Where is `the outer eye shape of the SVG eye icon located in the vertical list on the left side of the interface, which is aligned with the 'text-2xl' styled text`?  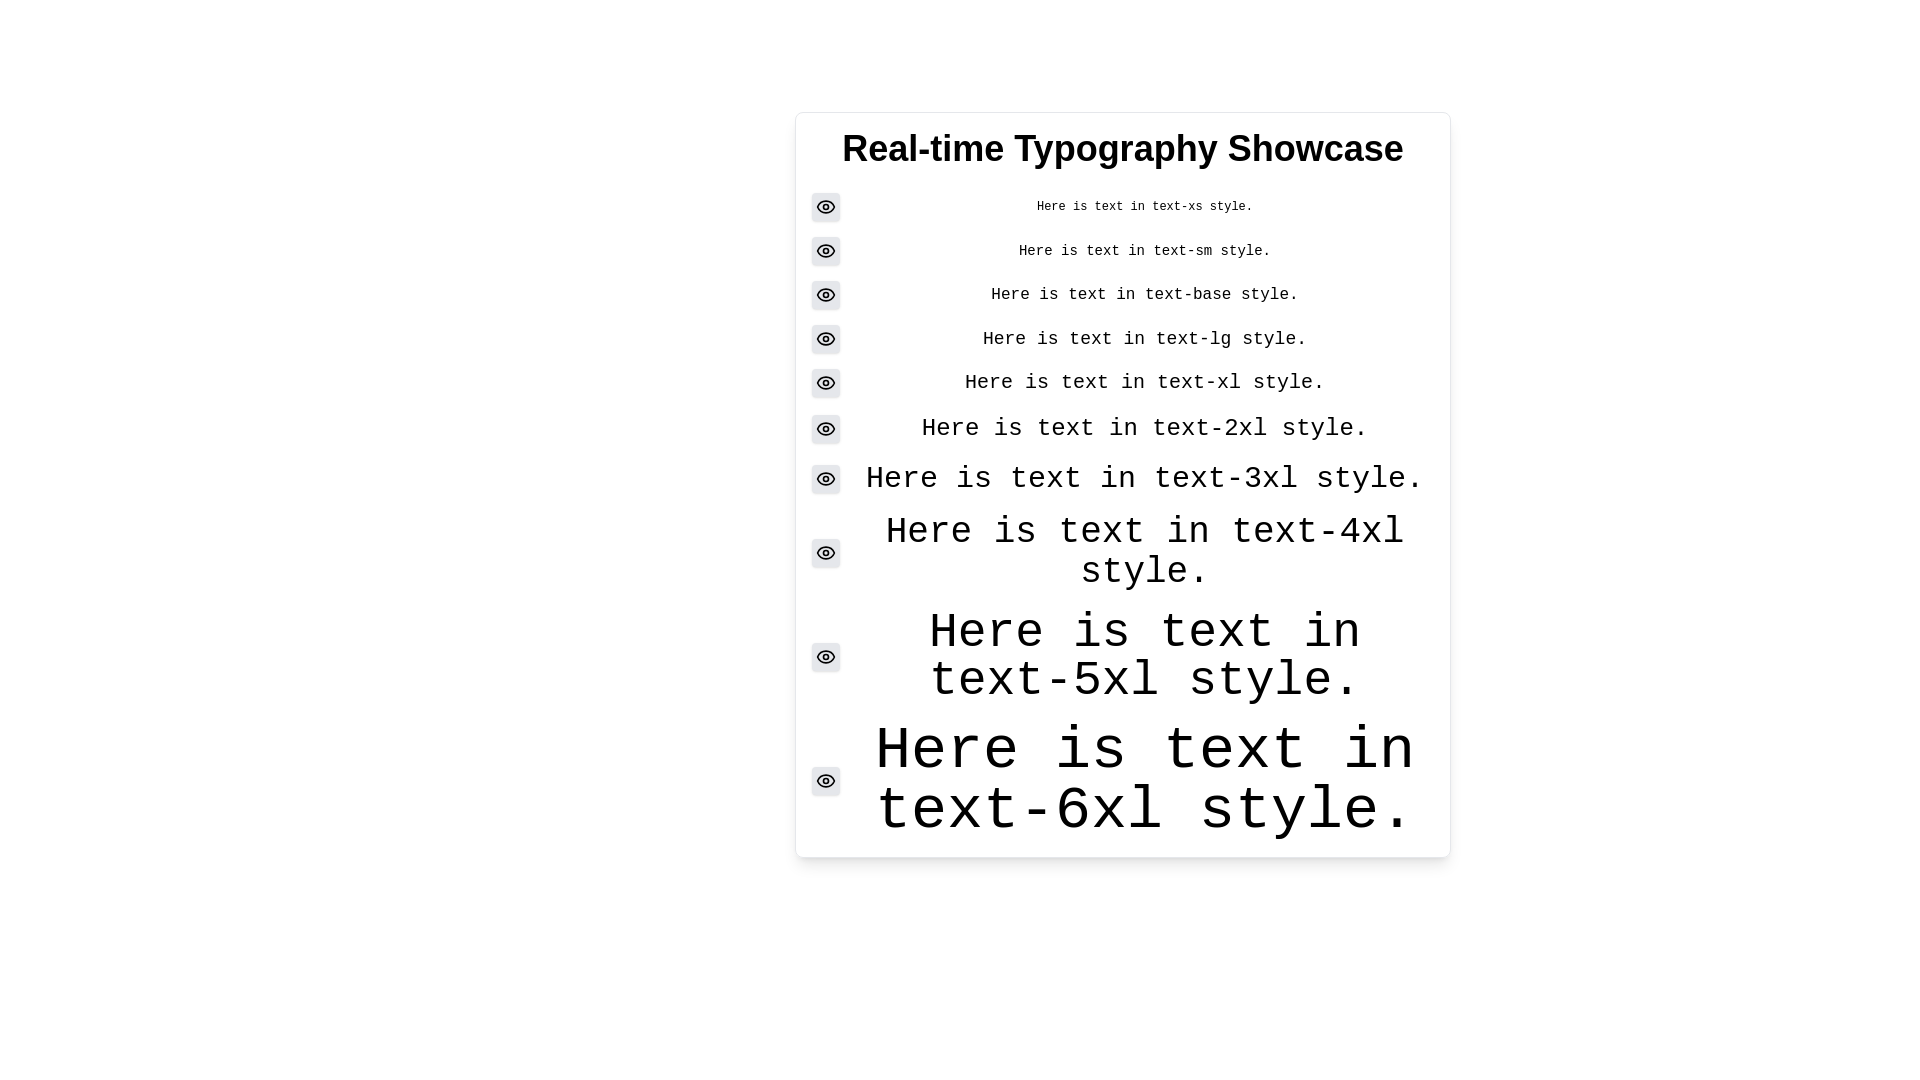
the outer eye shape of the SVG eye icon located in the vertical list on the left side of the interface, which is aligned with the 'text-2xl' styled text is located at coordinates (825, 427).